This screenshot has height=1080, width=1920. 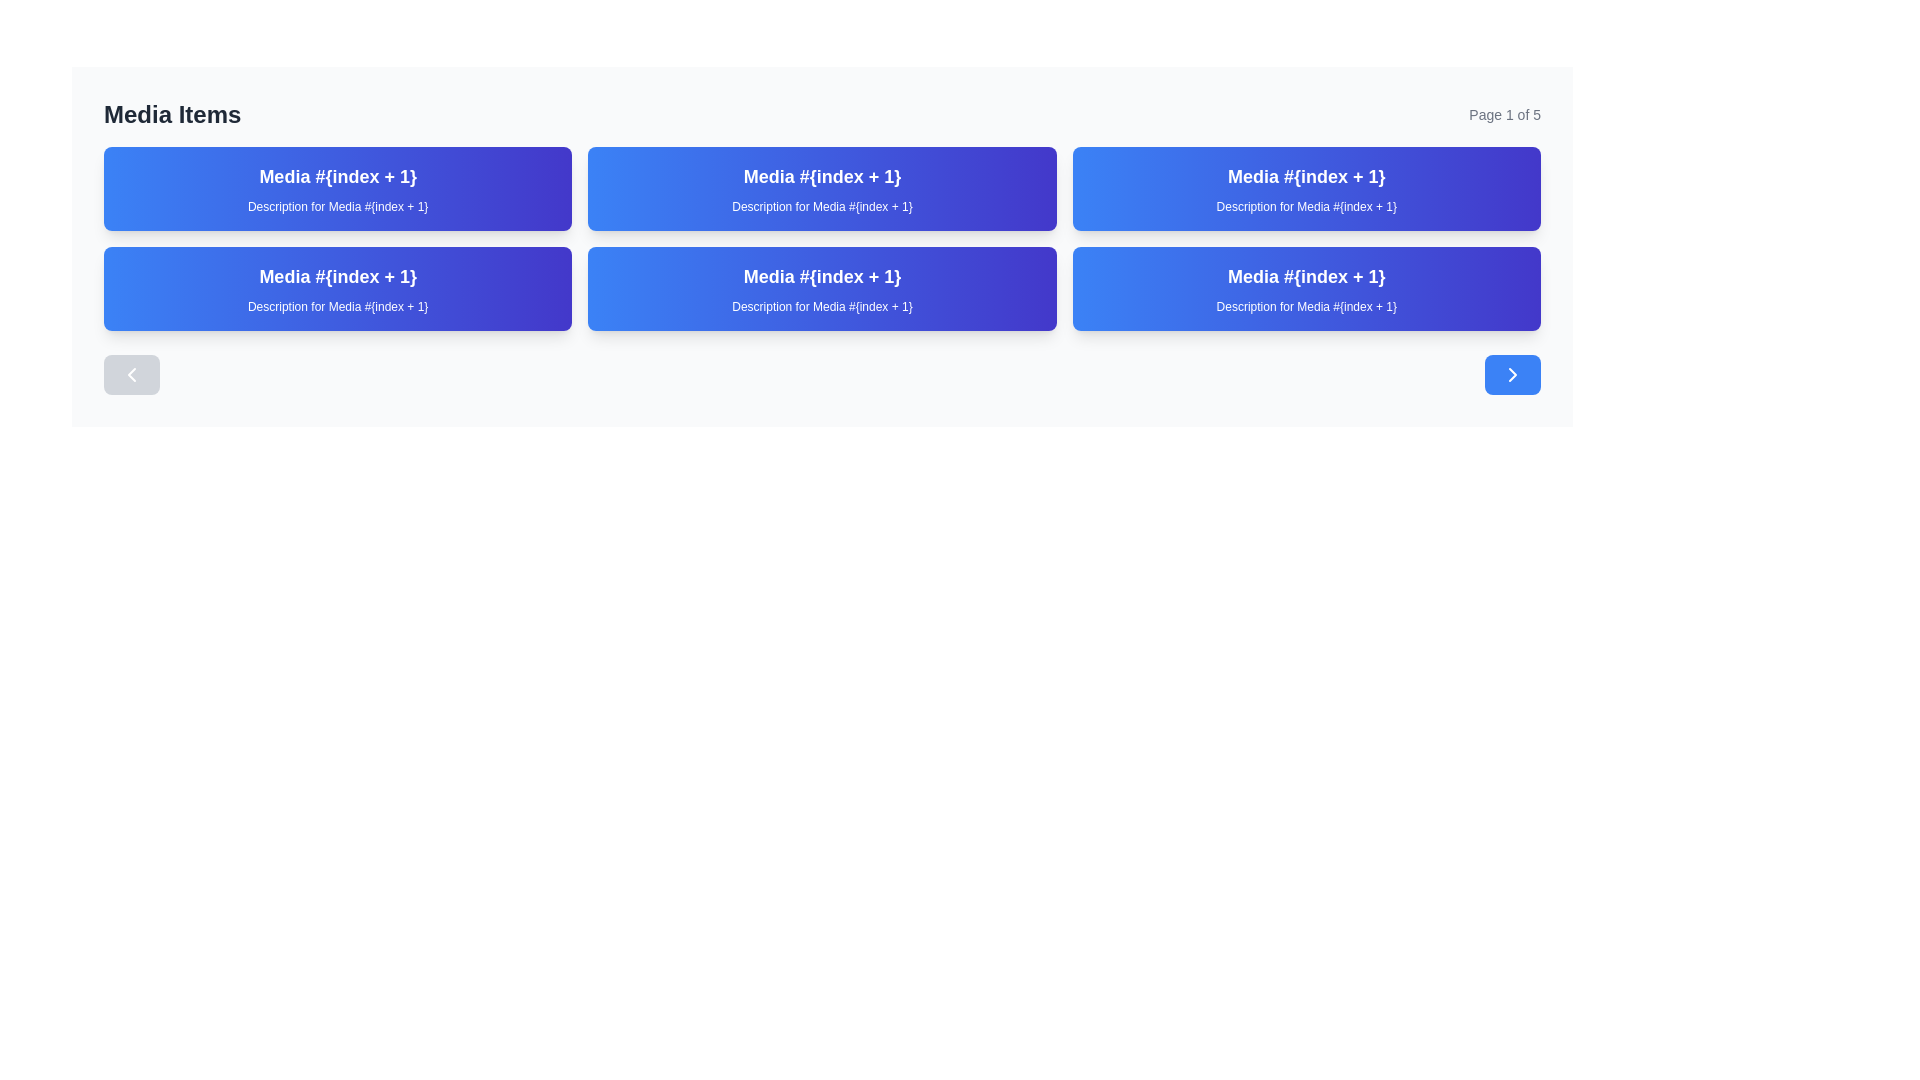 What do you see at coordinates (131, 374) in the screenshot?
I see `the 'go to previous page' button icon (Chevron) for keyboard navigation` at bounding box center [131, 374].